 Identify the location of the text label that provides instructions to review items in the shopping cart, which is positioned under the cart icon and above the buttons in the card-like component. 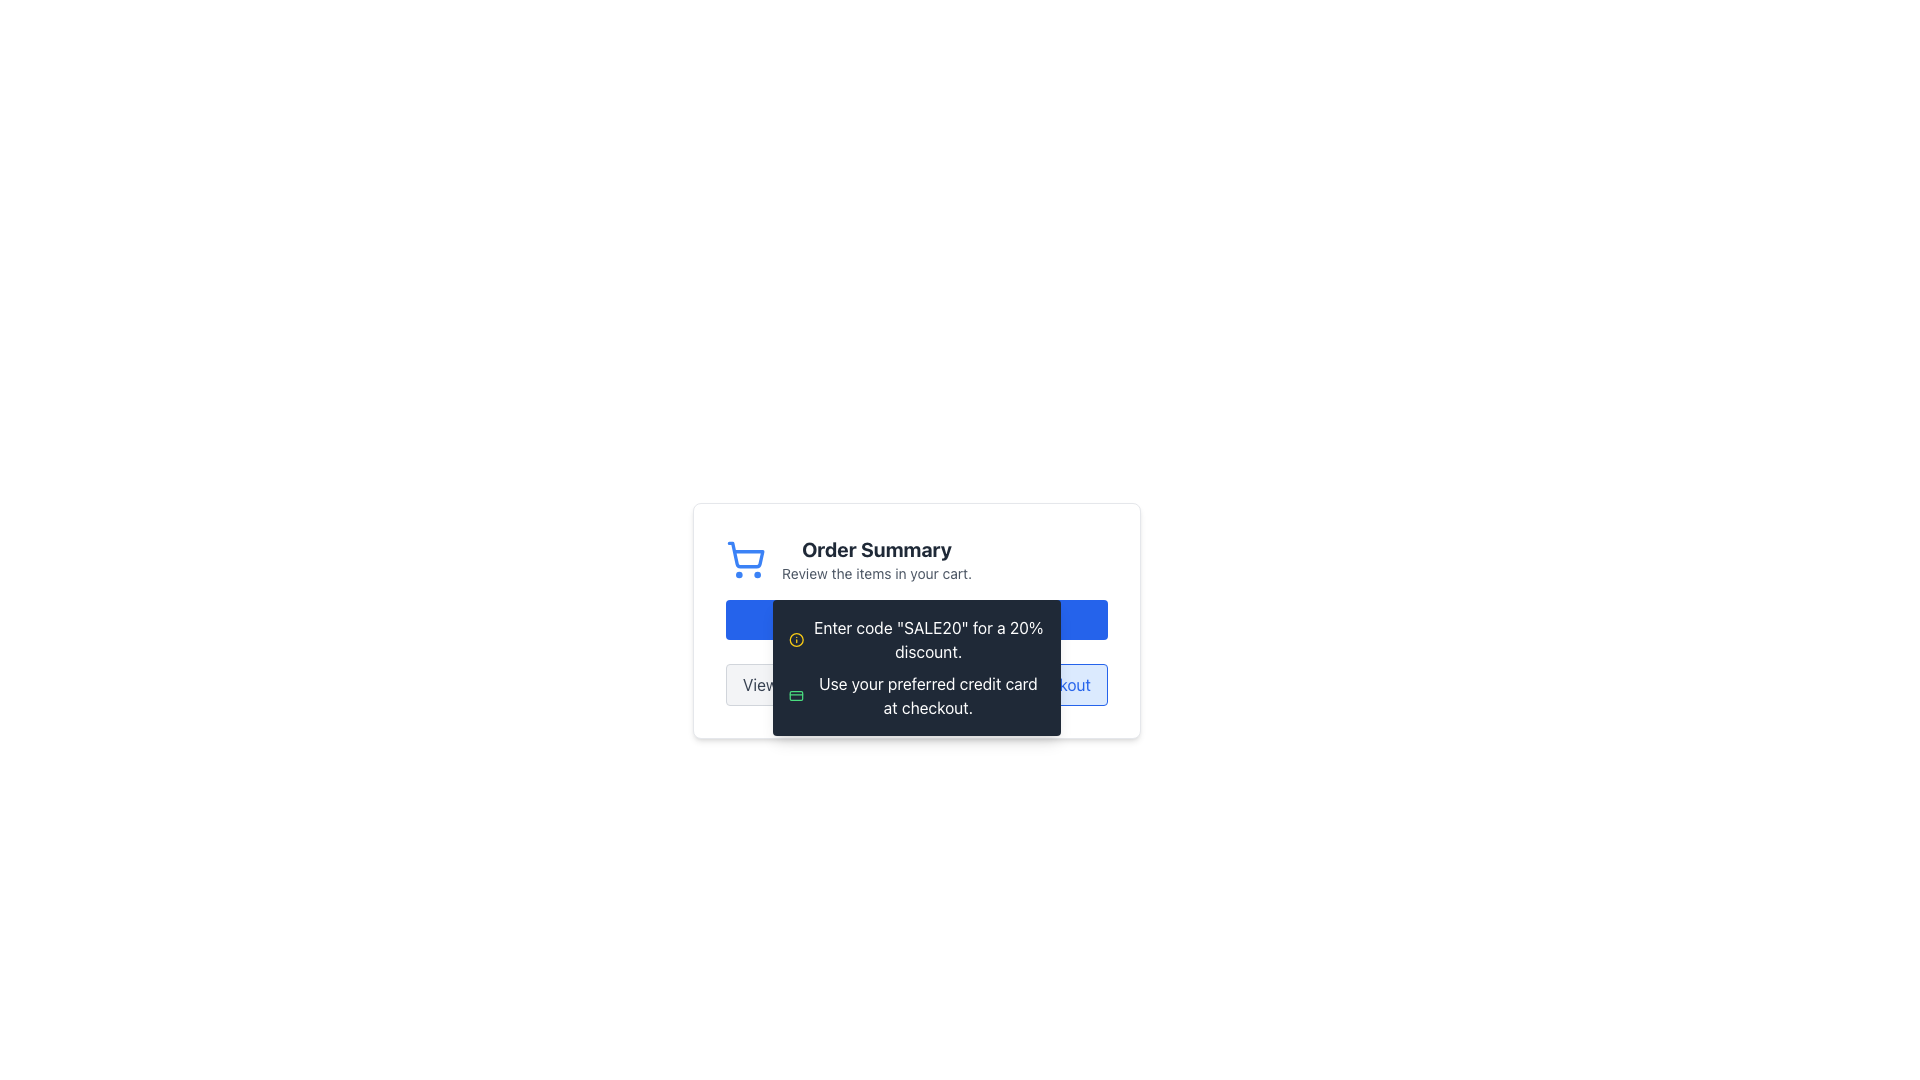
(877, 574).